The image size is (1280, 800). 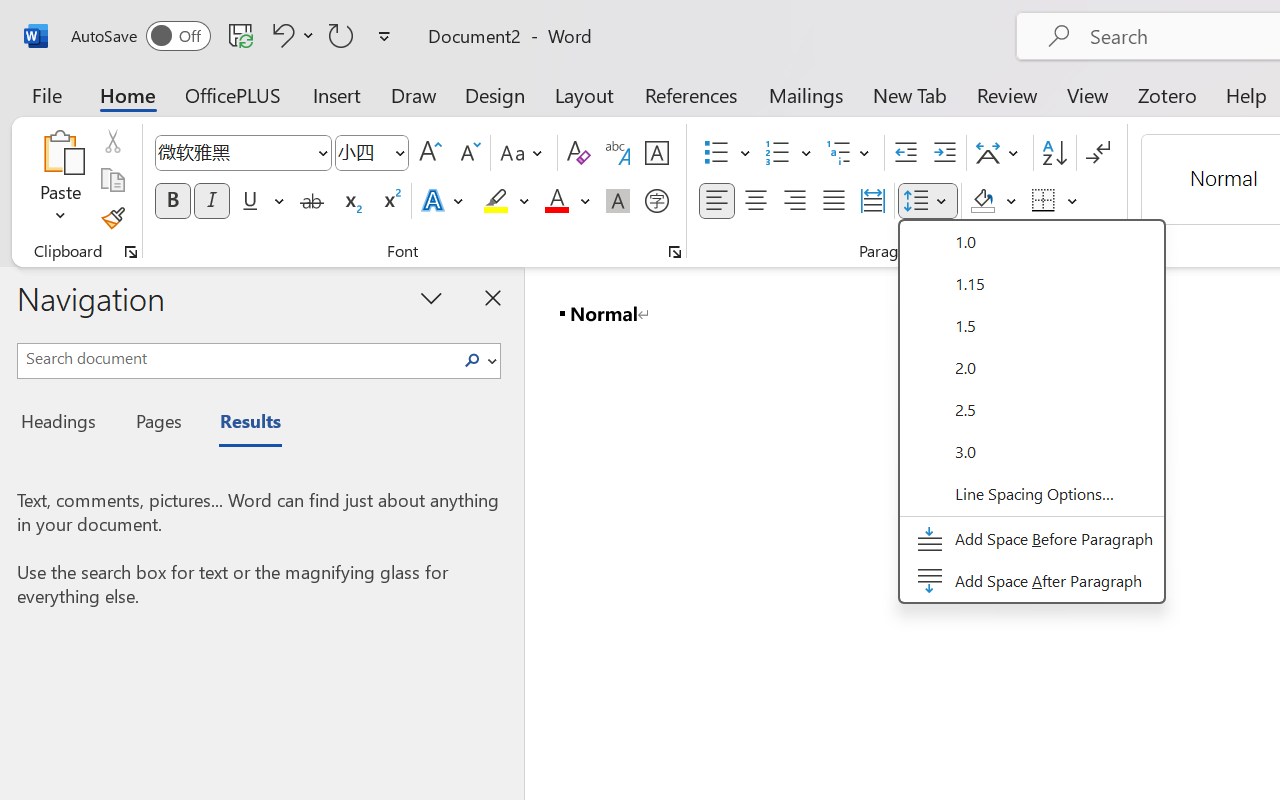 What do you see at coordinates (656, 201) in the screenshot?
I see `'Enclose Characters...'` at bounding box center [656, 201].